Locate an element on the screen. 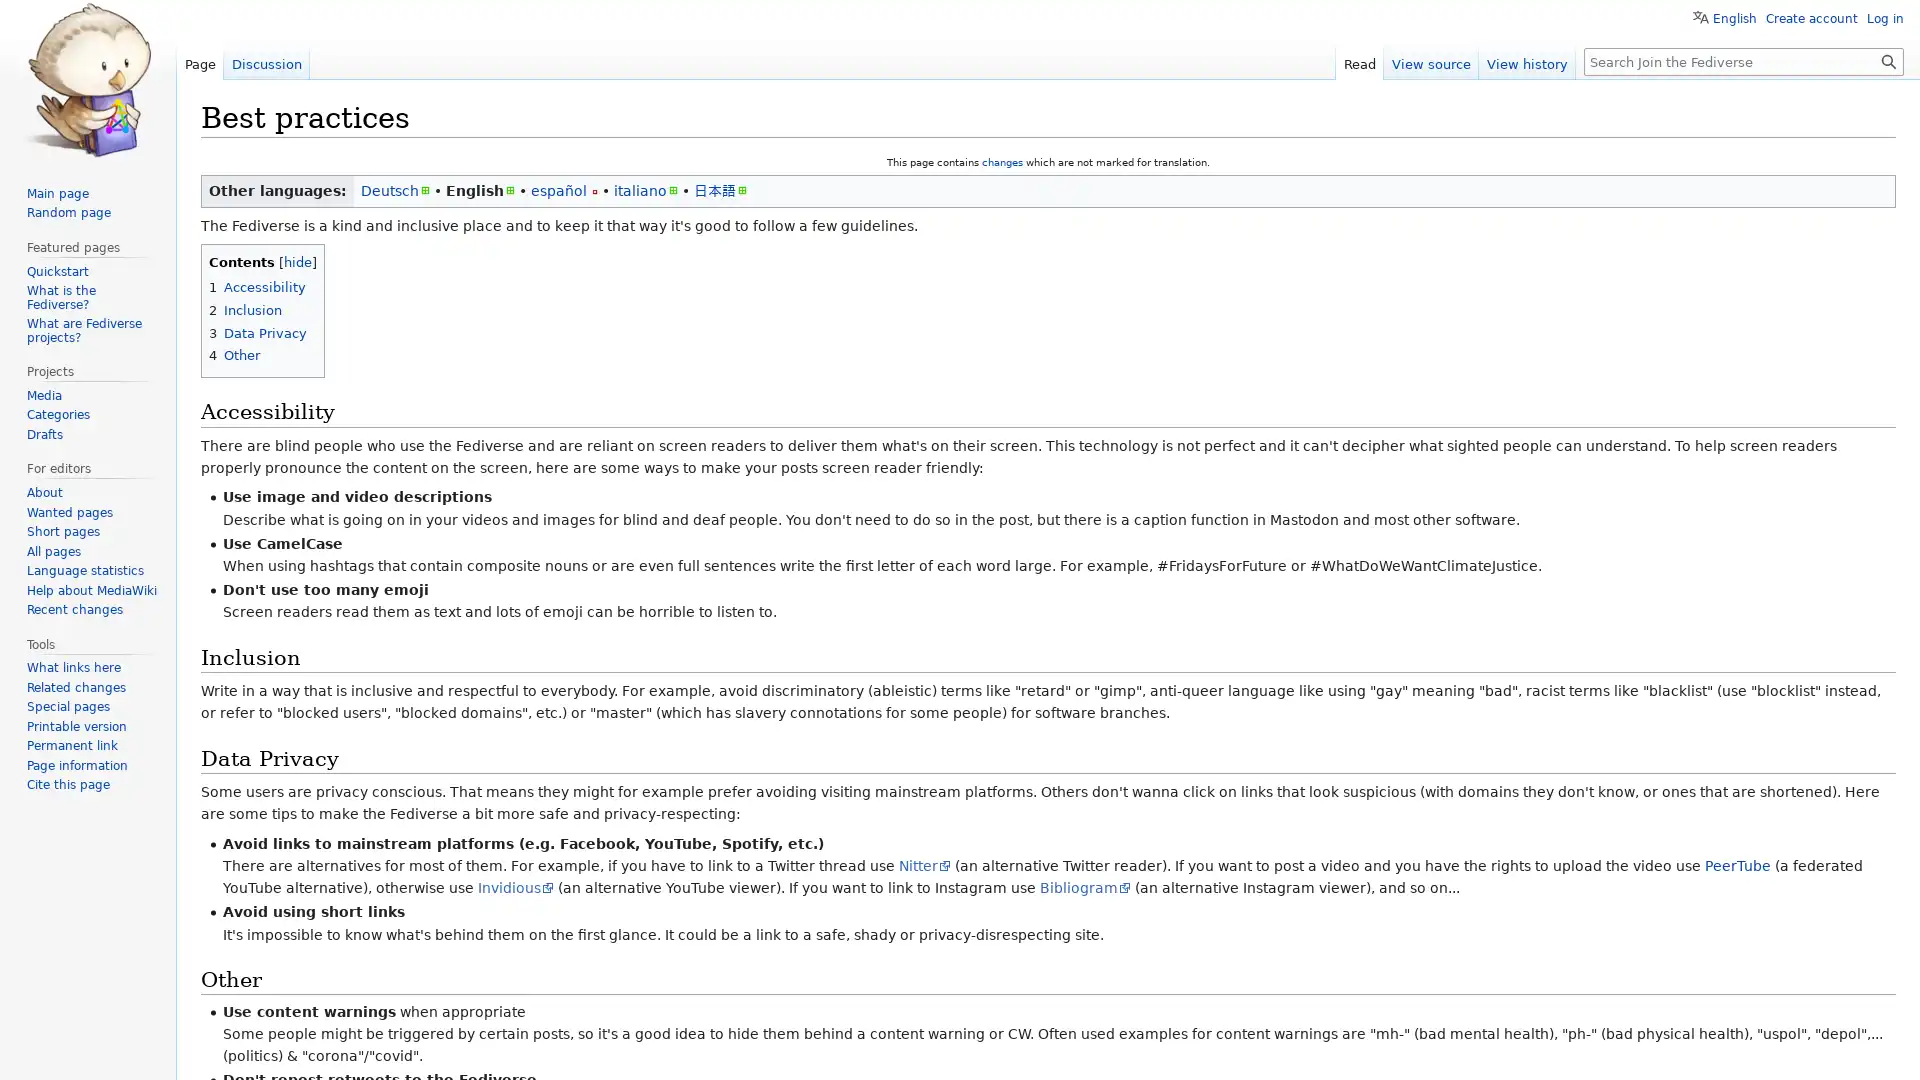  Go is located at coordinates (1888, 60).